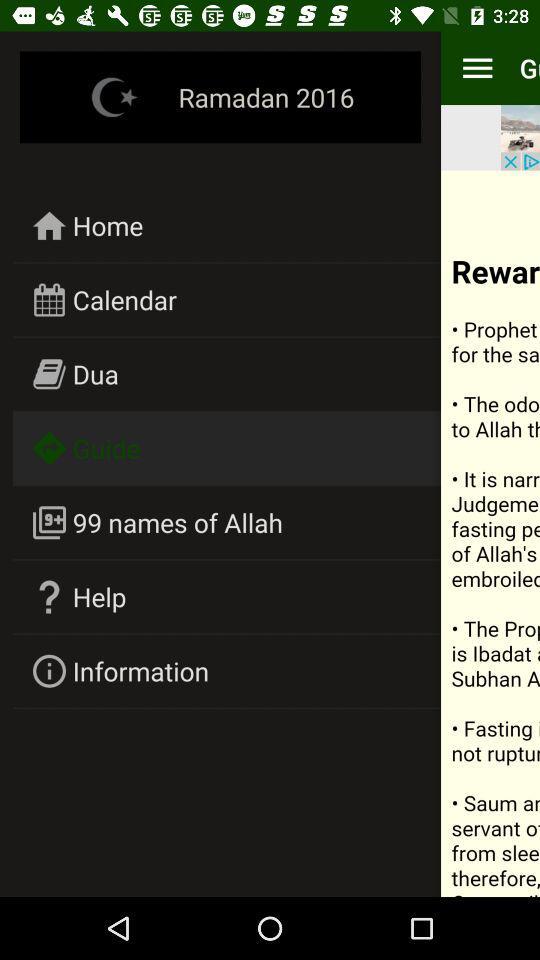 The image size is (540, 960). I want to click on minimize the menu, so click(476, 68).